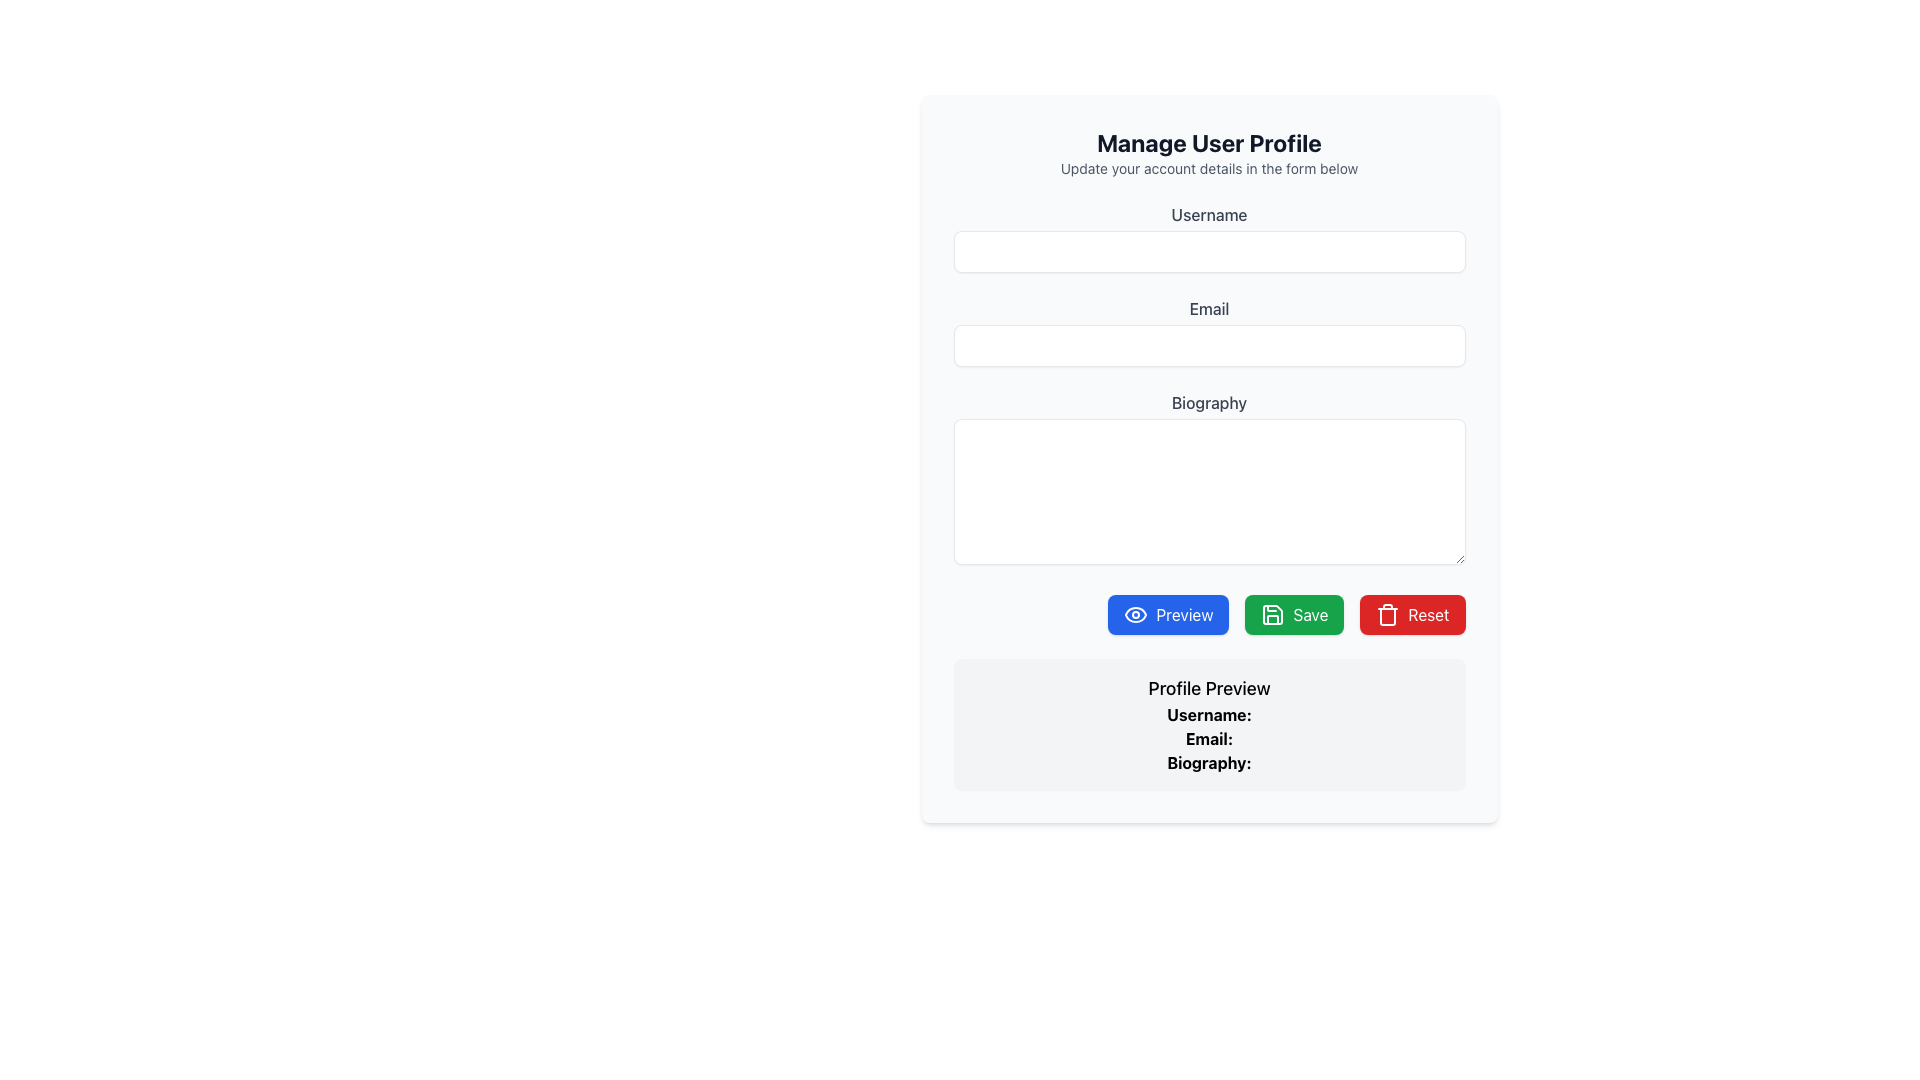 This screenshot has width=1920, height=1080. What do you see at coordinates (1136, 613) in the screenshot?
I see `the left elliptical component of the outlined eye structure, which is part of the eye icon located near the blue 'Preview' button in the lower section of the interface` at bounding box center [1136, 613].